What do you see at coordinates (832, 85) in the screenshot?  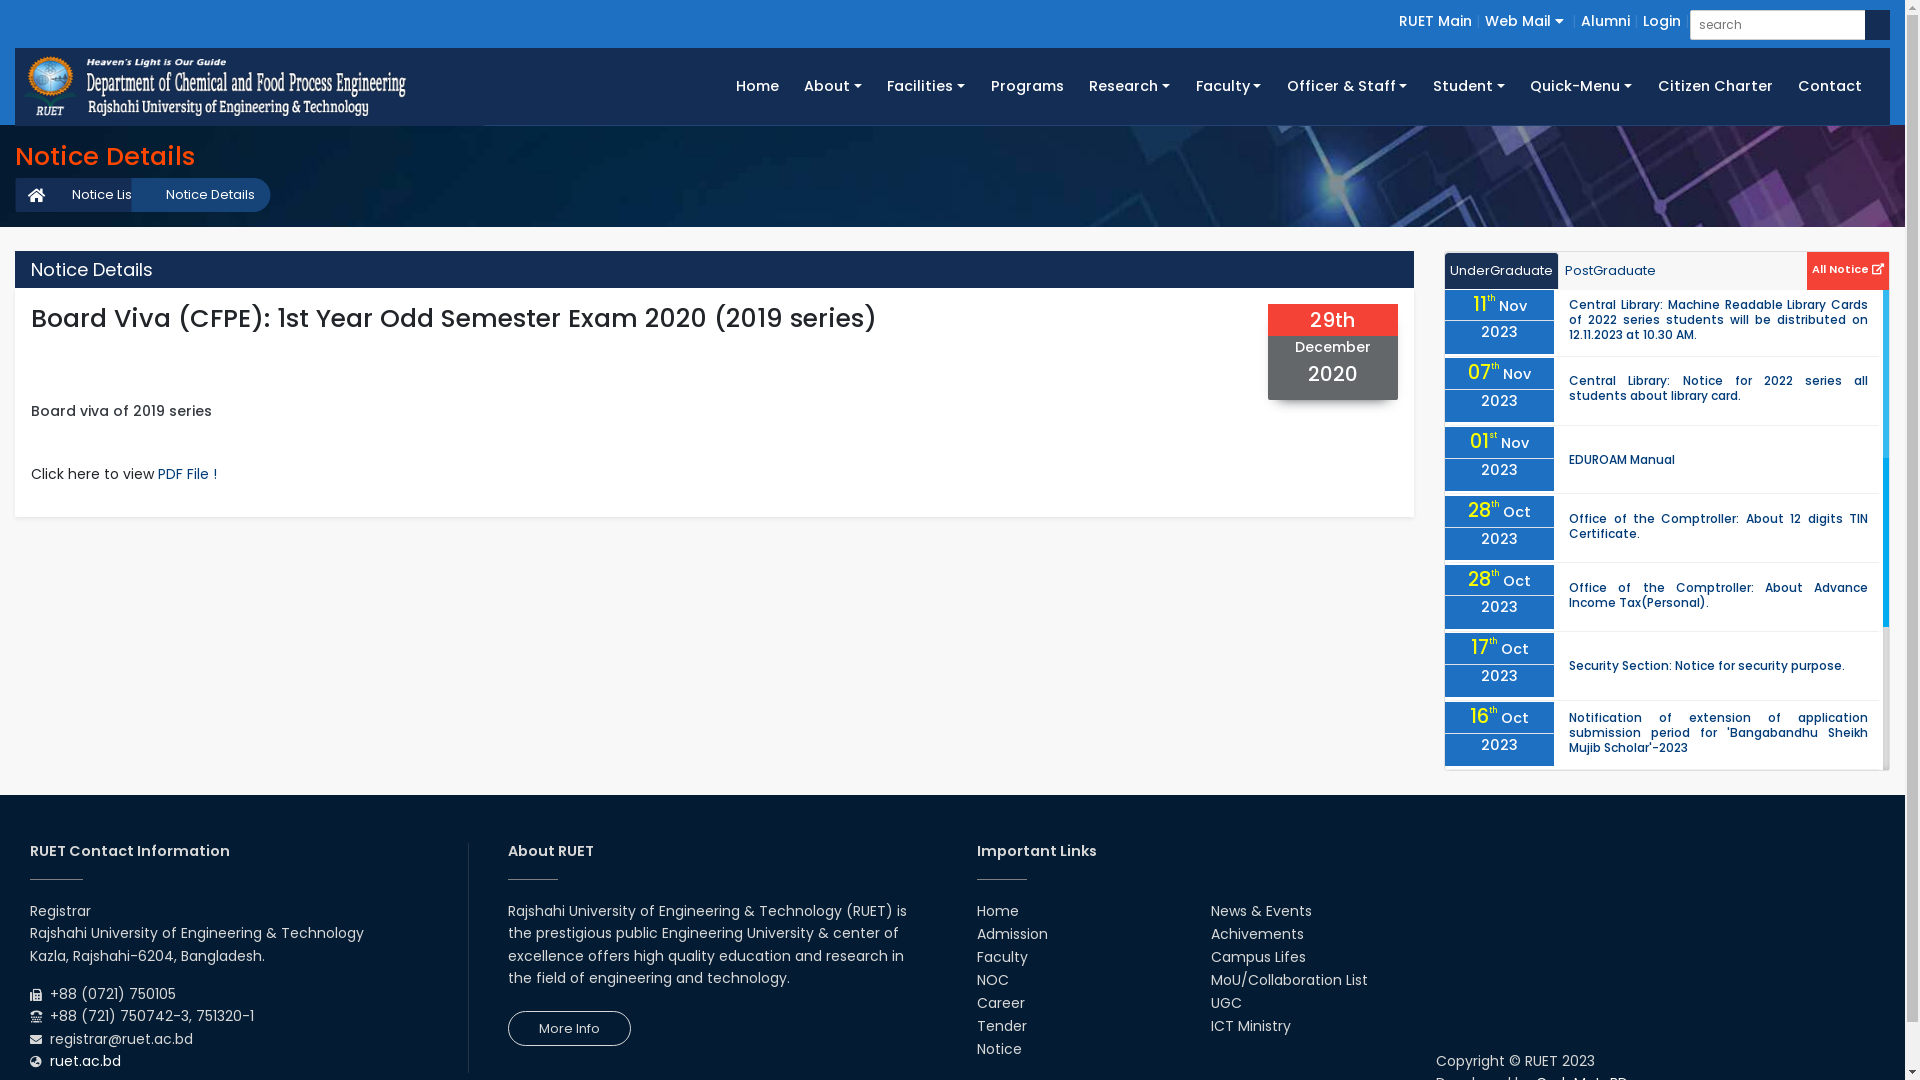 I see `'About'` at bounding box center [832, 85].